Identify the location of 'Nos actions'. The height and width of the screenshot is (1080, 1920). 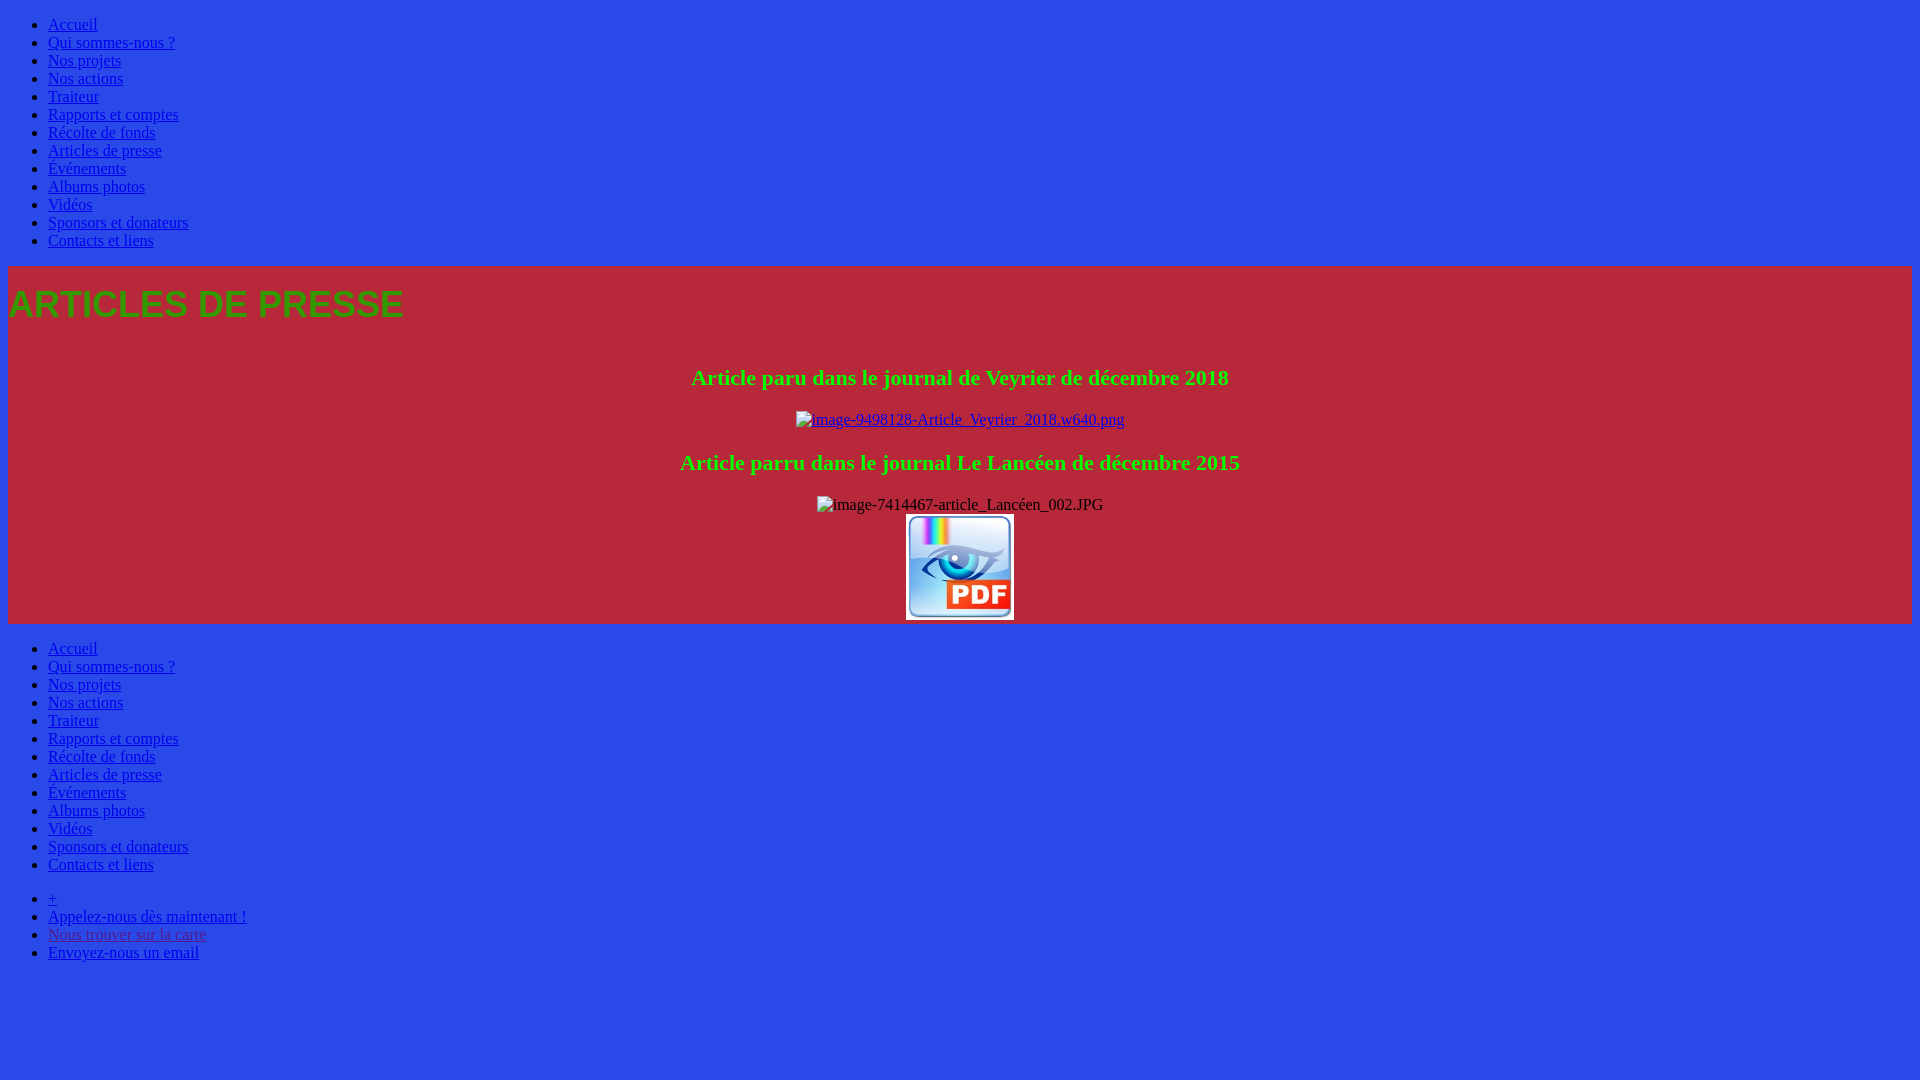
(84, 77).